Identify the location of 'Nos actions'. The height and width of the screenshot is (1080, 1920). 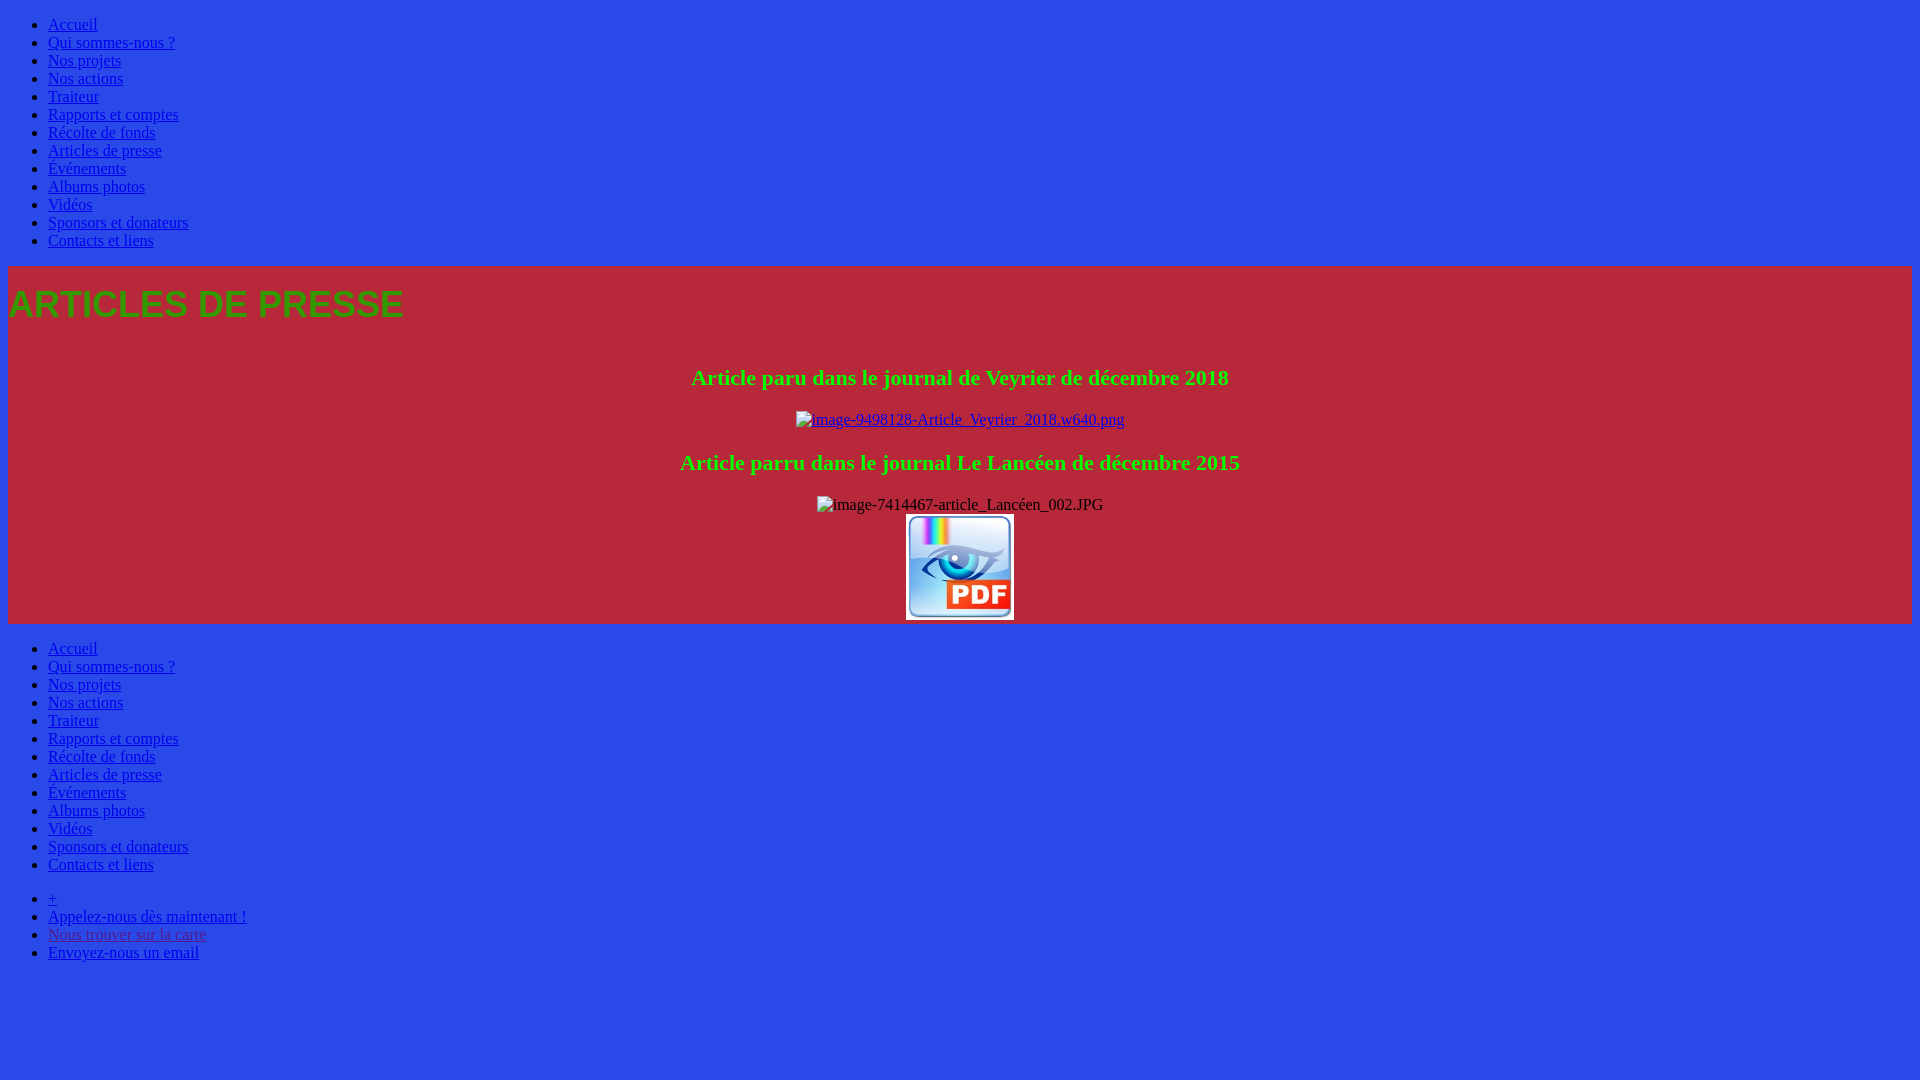
(84, 77).